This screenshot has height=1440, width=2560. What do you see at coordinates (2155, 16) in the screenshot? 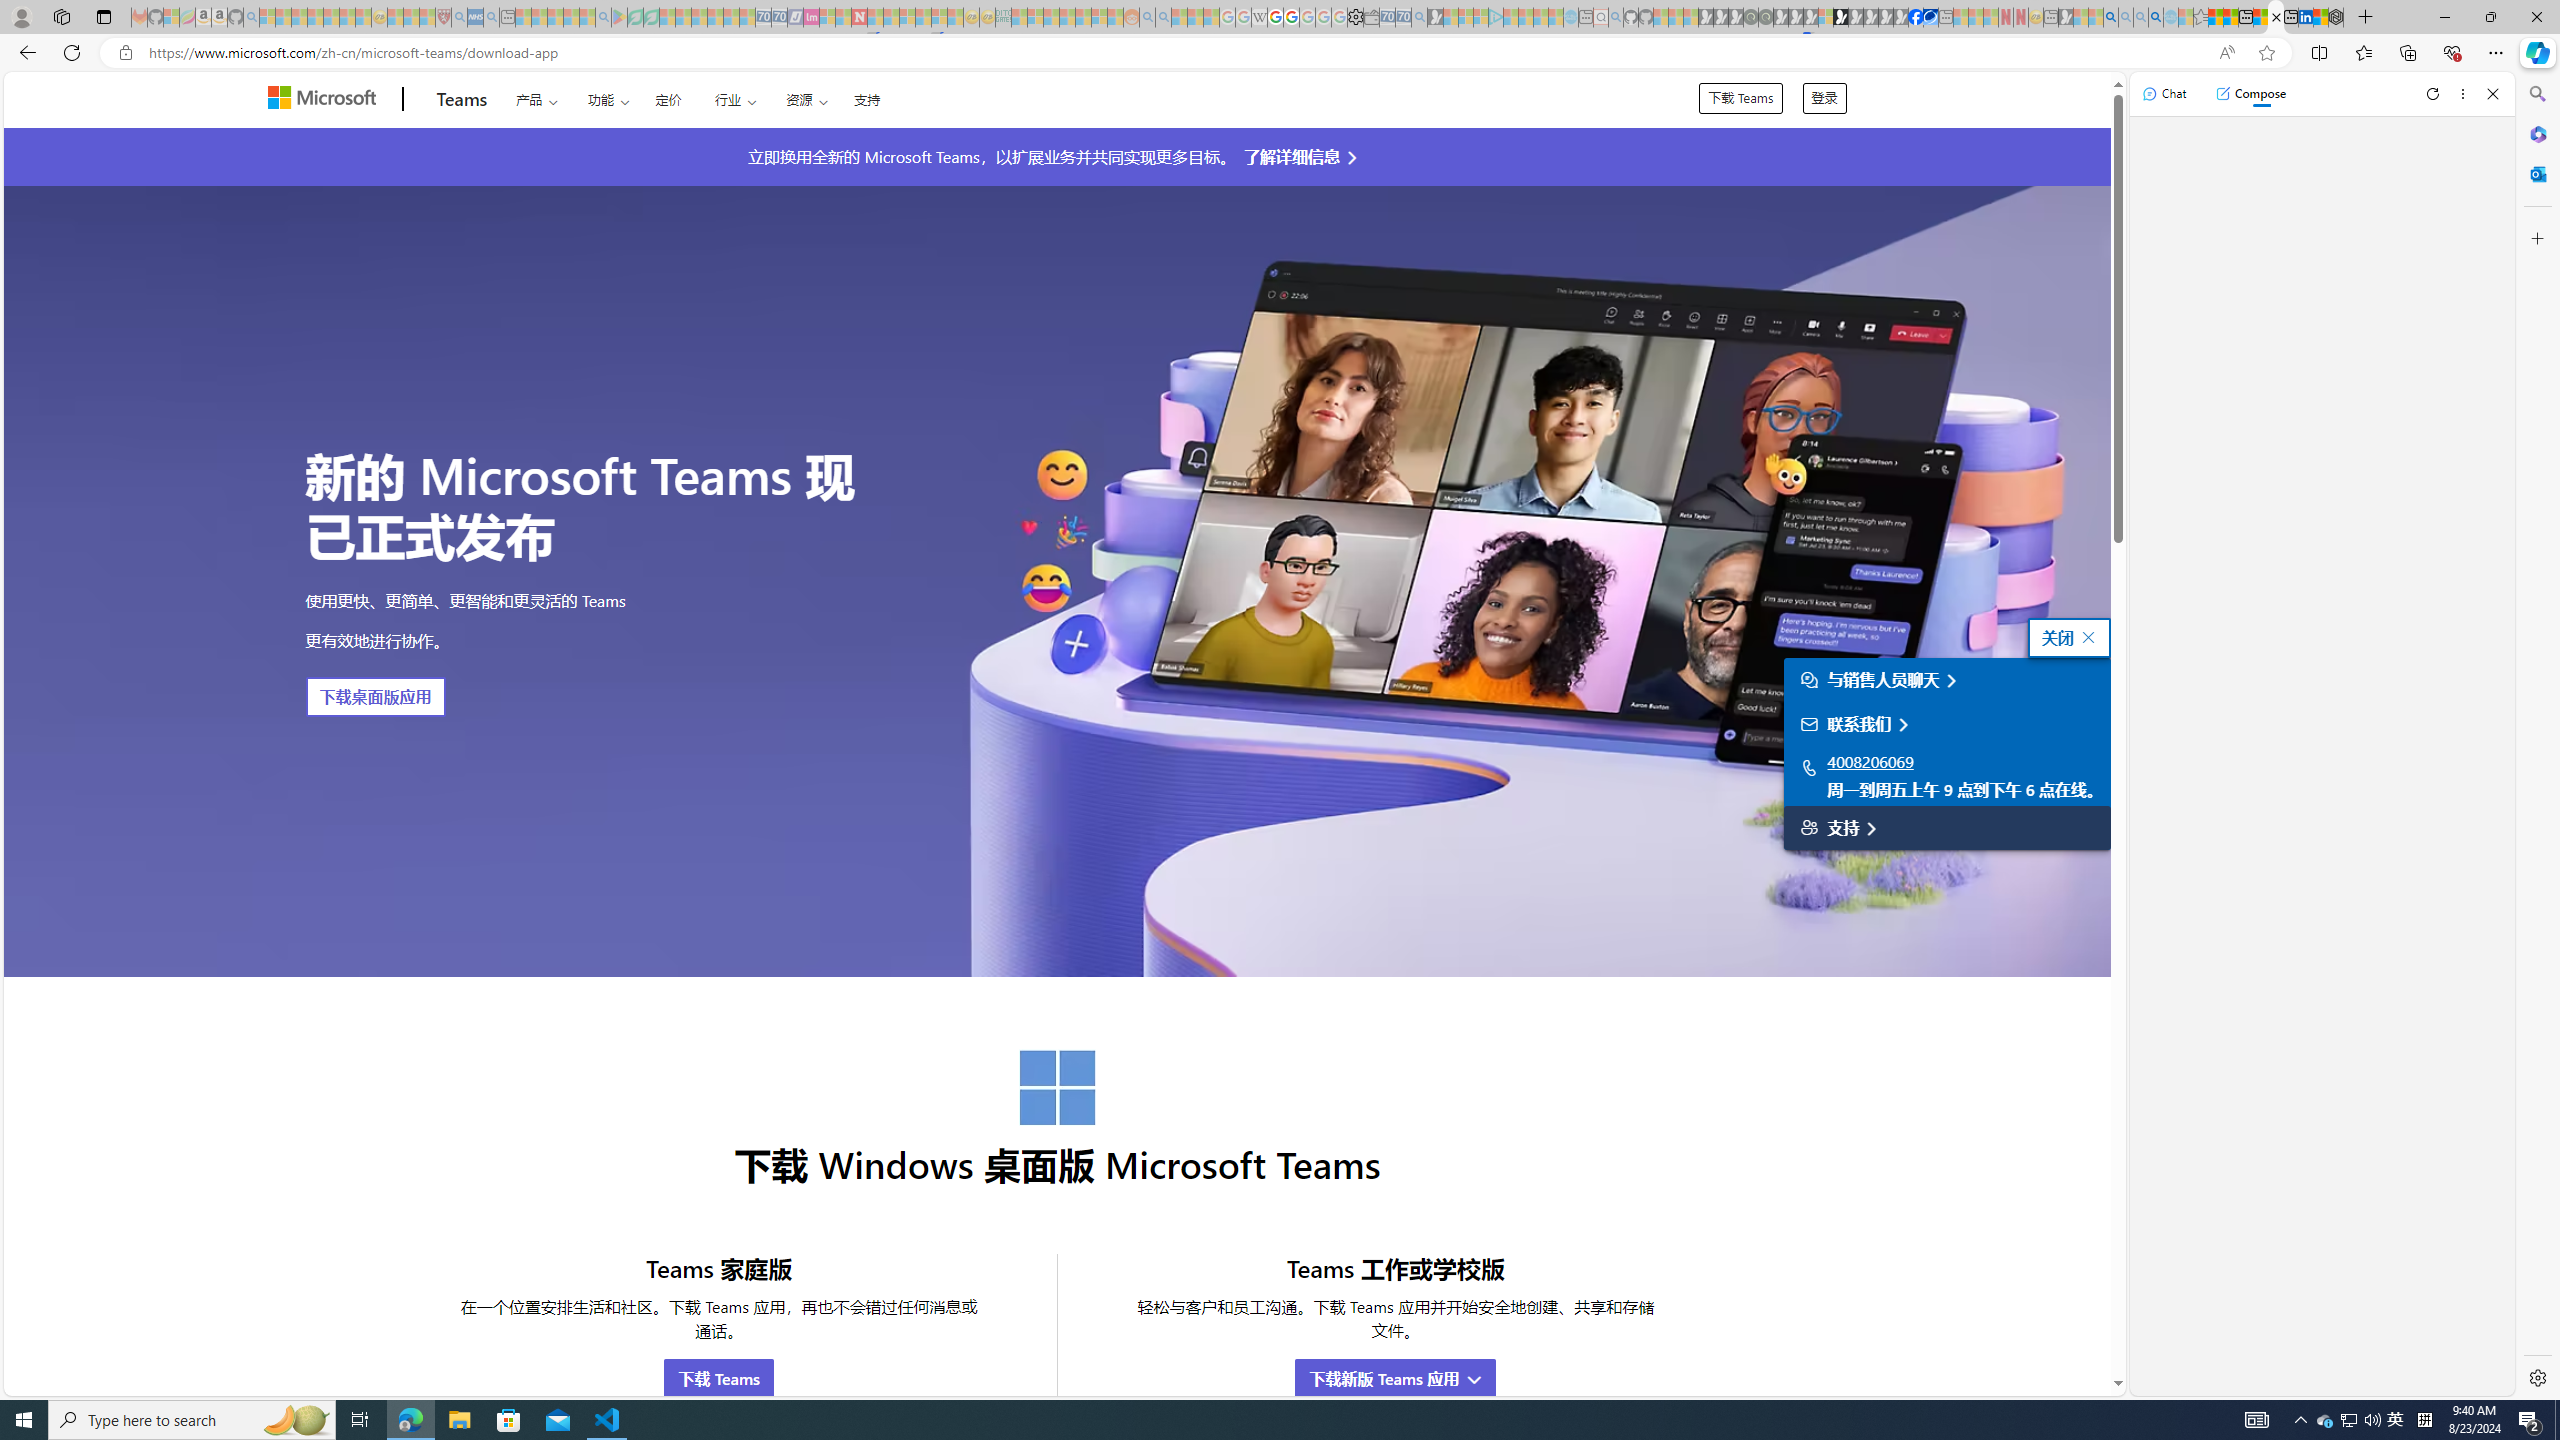
I see `'Google Chrome Internet Browser Download - Search Images'` at bounding box center [2155, 16].